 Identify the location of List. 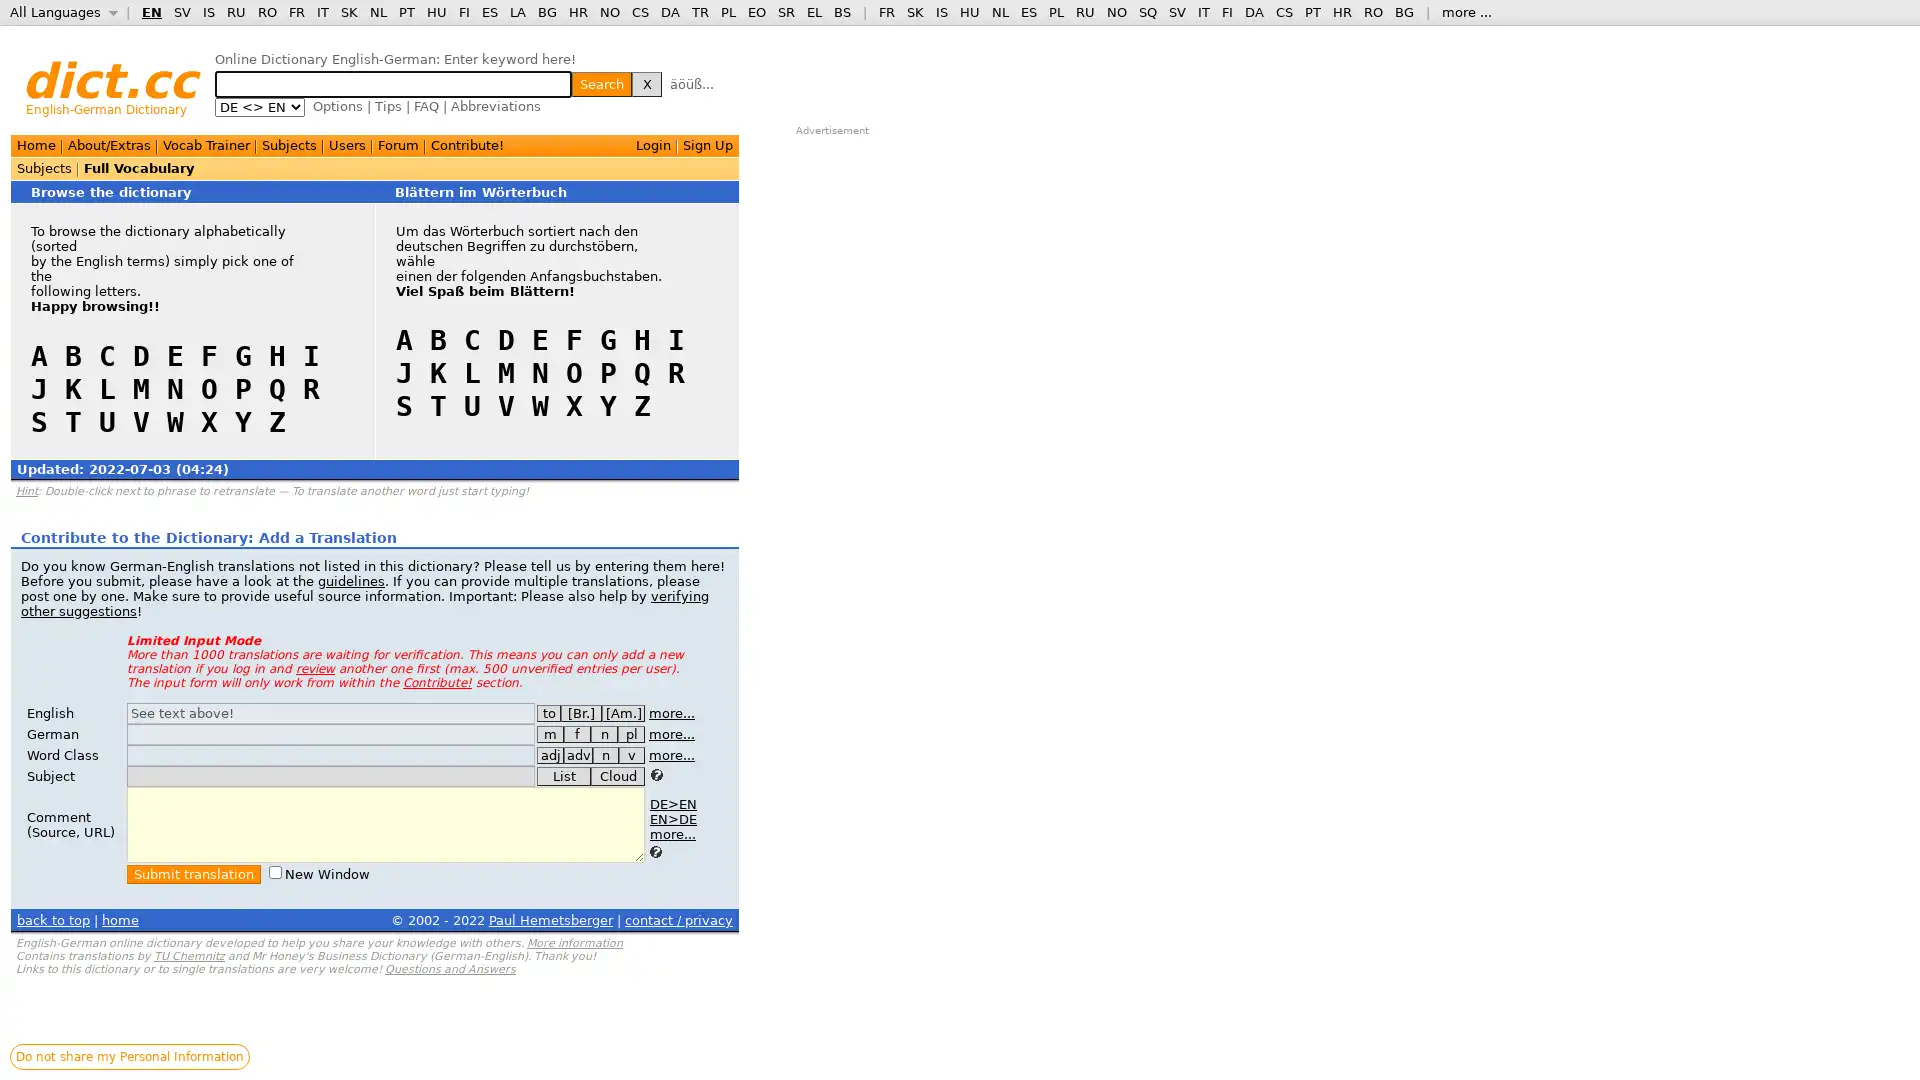
(562, 775).